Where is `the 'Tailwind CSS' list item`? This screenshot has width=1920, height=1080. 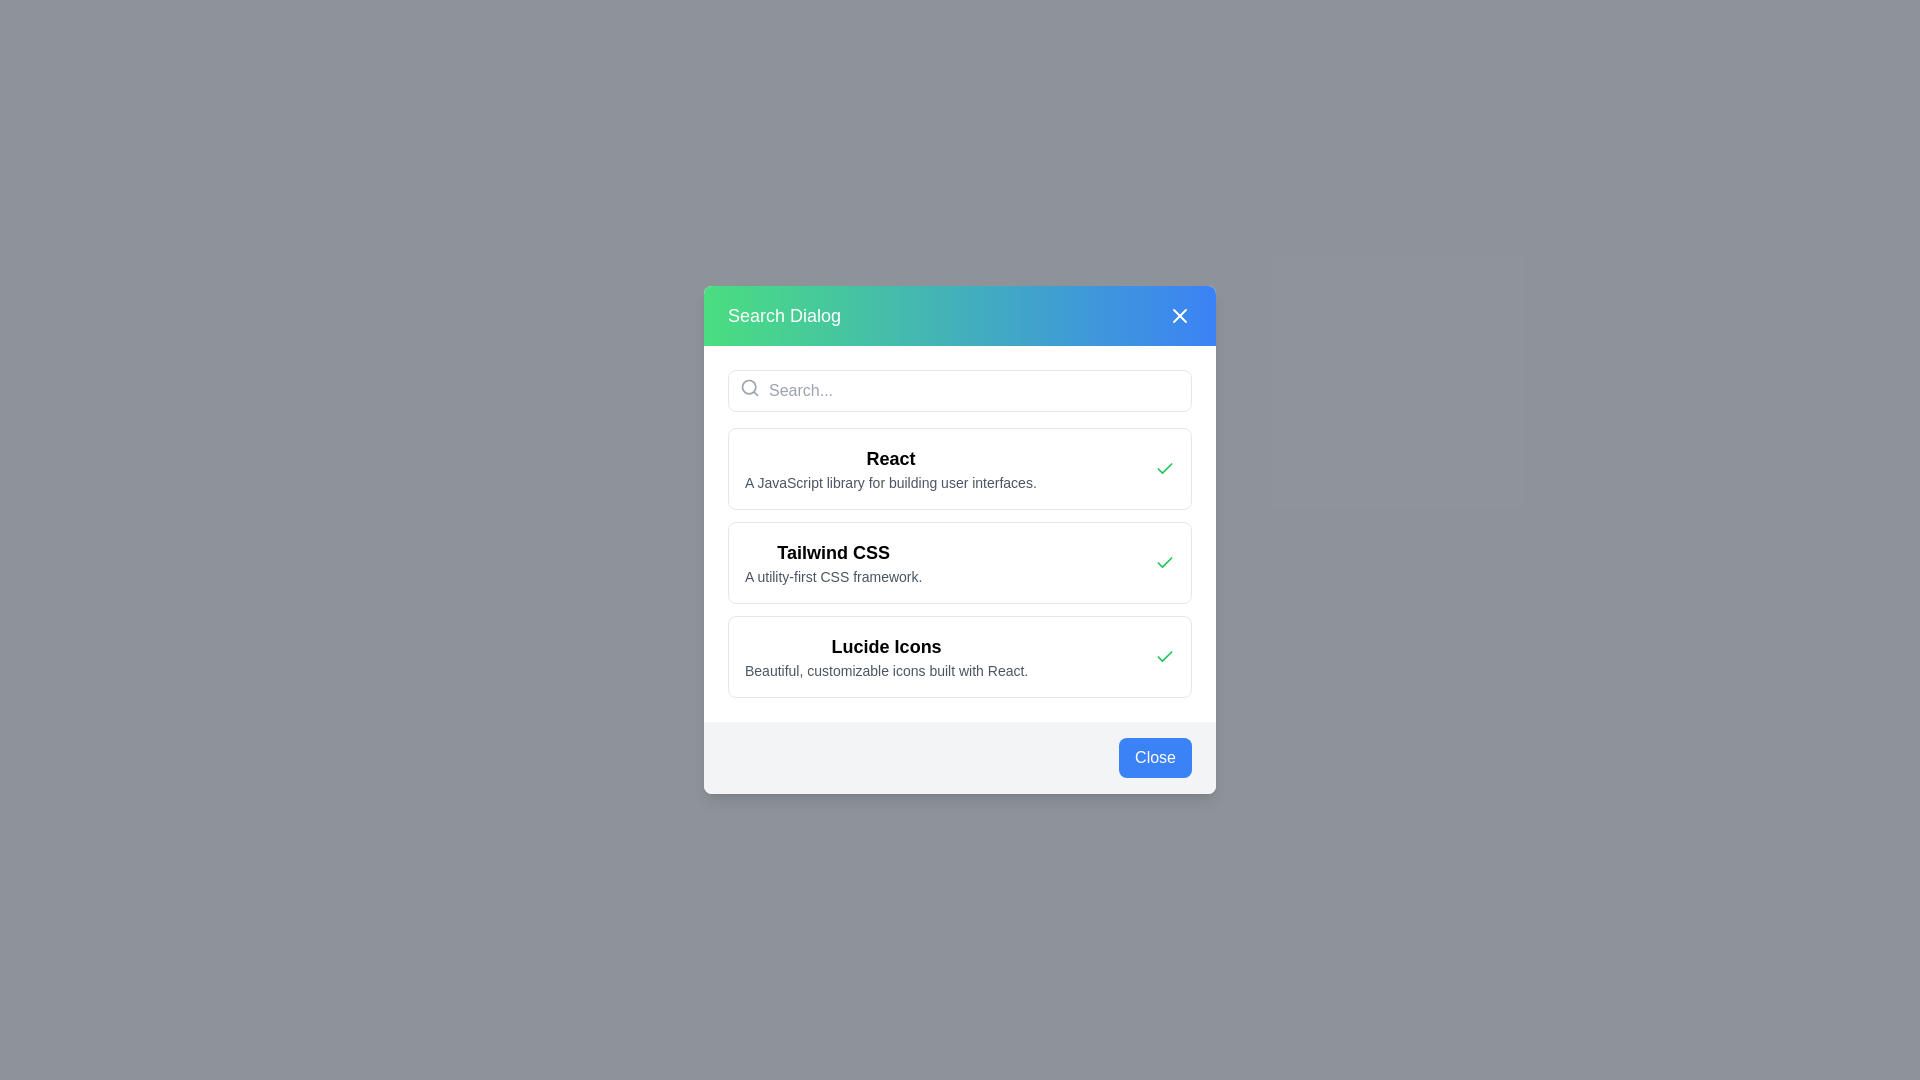
the 'Tailwind CSS' list item is located at coordinates (960, 563).